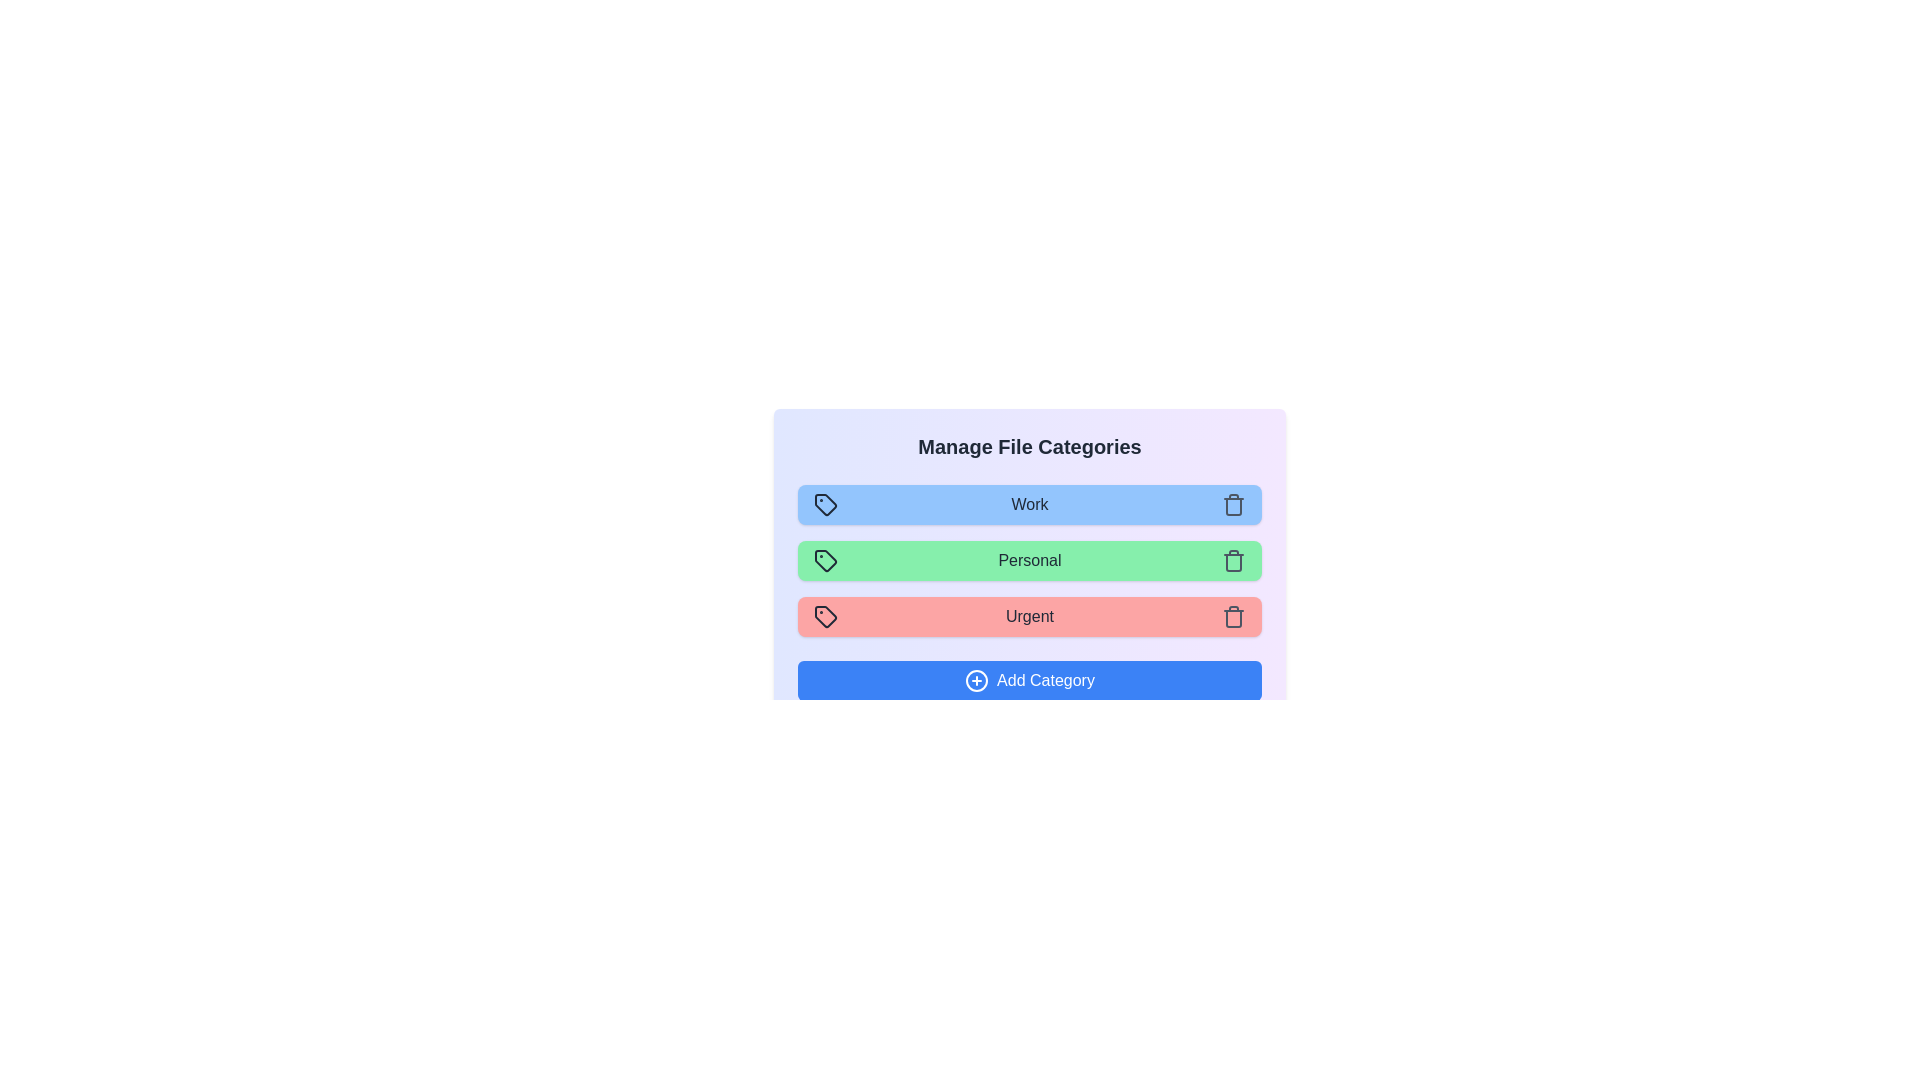  What do you see at coordinates (1030, 560) in the screenshot?
I see `the category Personal to observe its hover effect` at bounding box center [1030, 560].